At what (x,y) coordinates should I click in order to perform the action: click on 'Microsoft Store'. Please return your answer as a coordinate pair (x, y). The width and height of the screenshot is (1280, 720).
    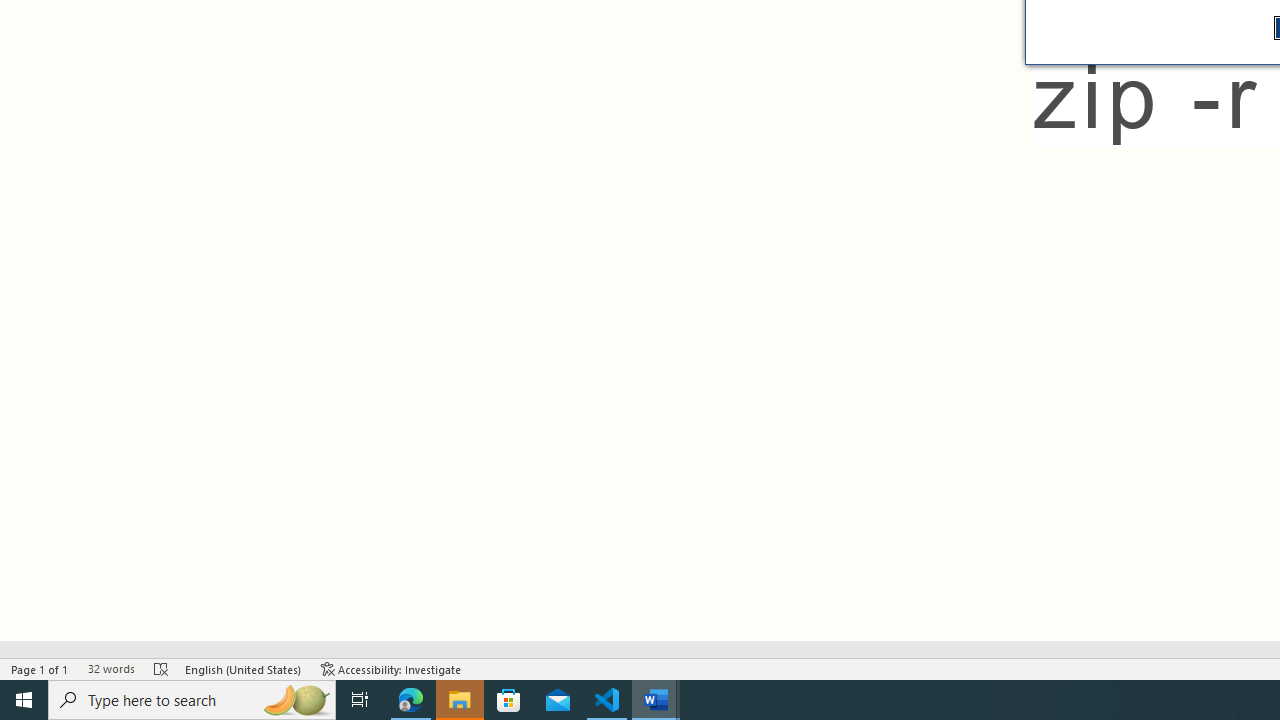
    Looking at the image, I should click on (509, 698).